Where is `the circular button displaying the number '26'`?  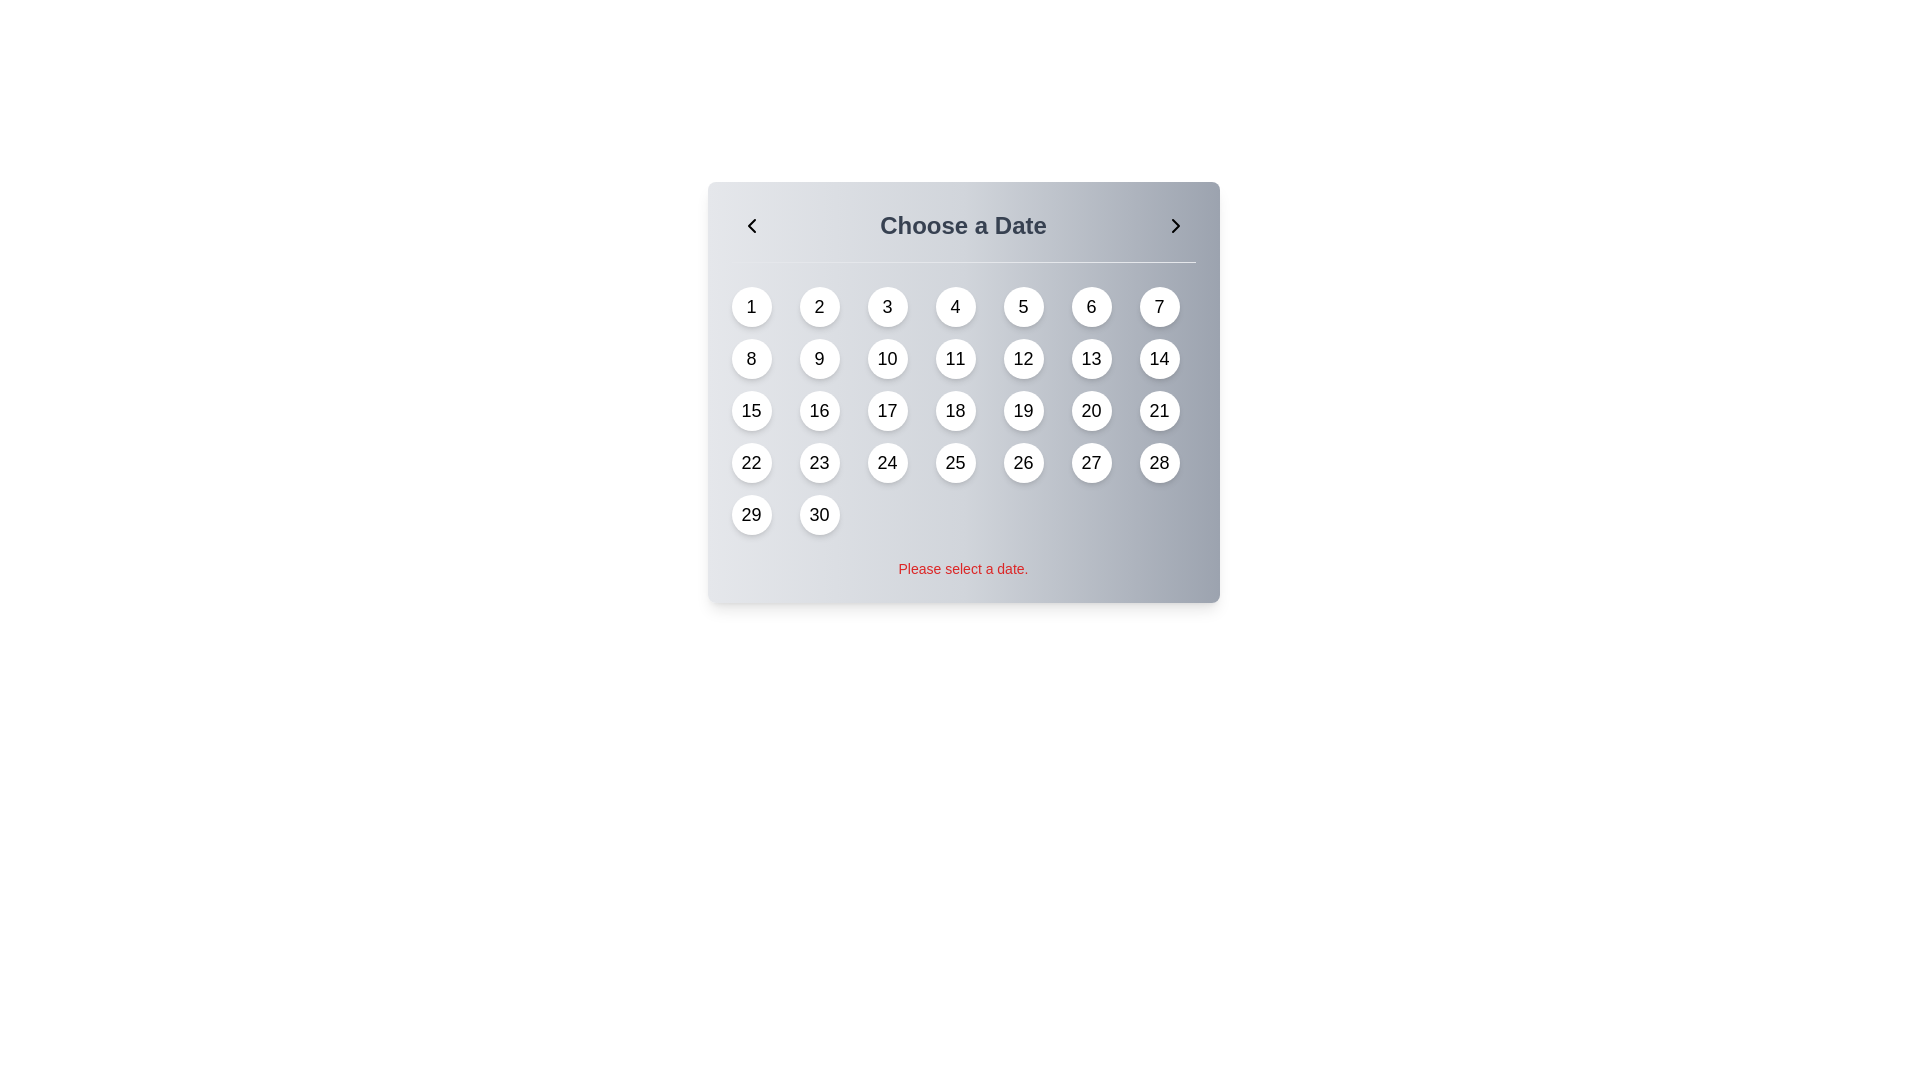 the circular button displaying the number '26' is located at coordinates (1023, 462).